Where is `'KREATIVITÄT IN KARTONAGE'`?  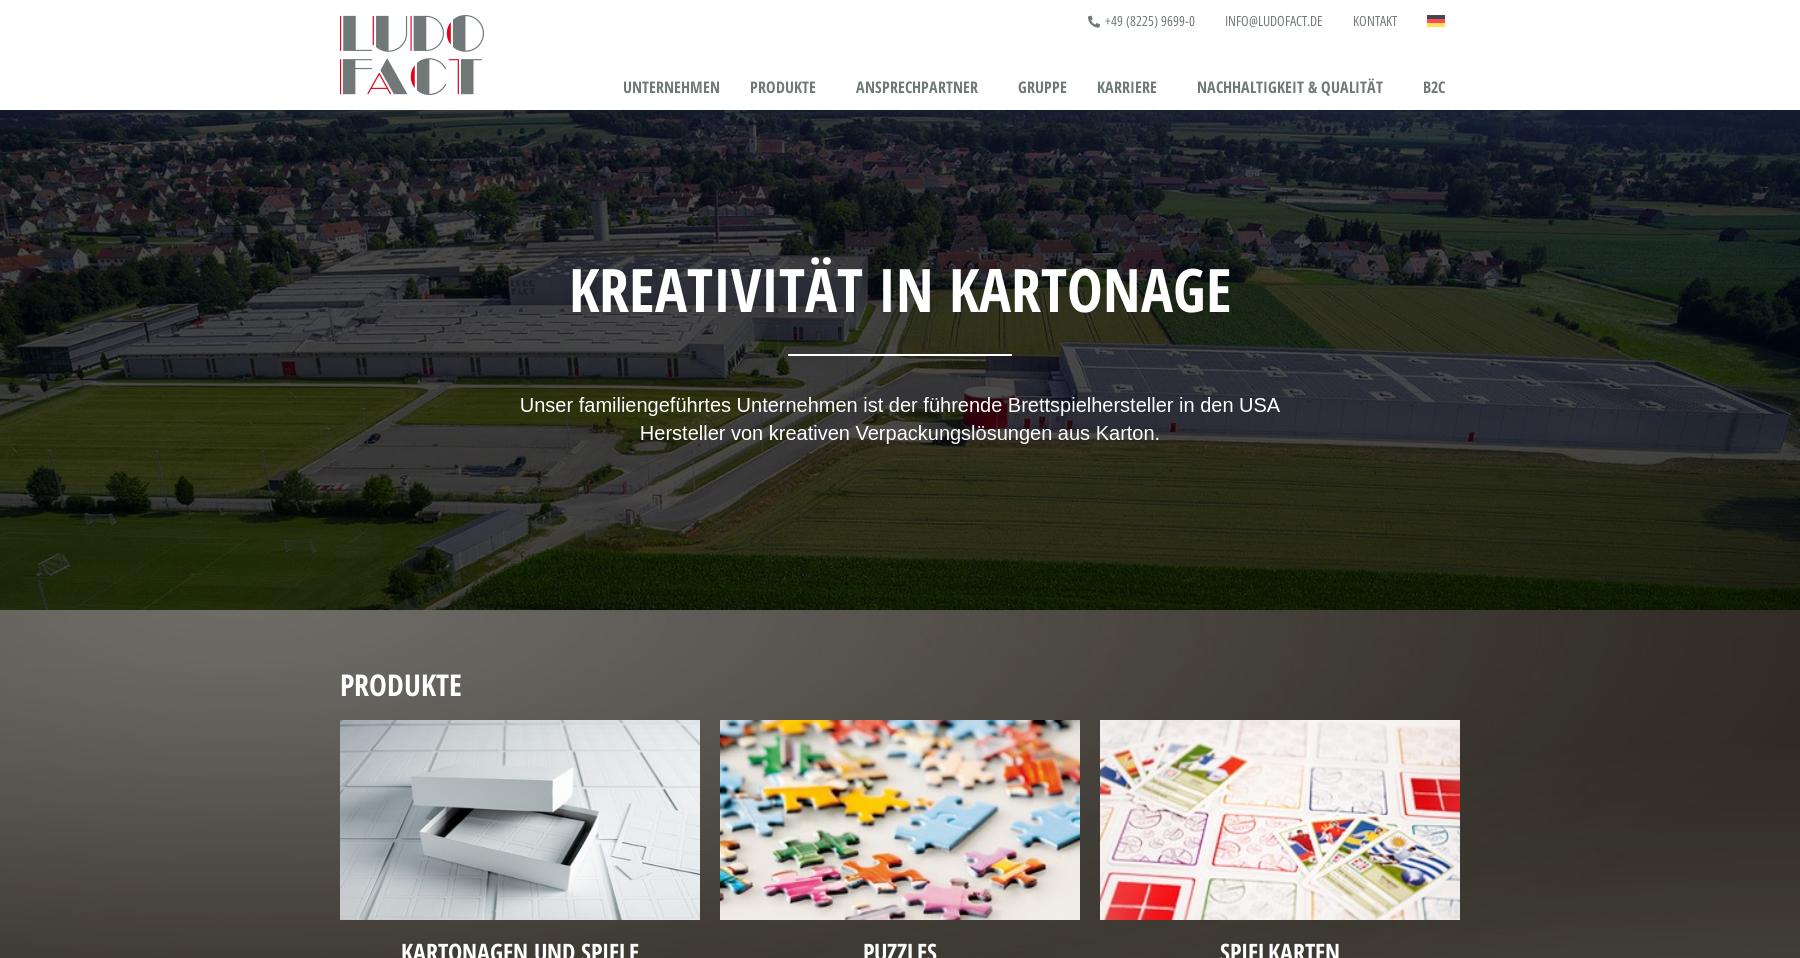 'KREATIVITÄT IN KARTONAGE' is located at coordinates (899, 287).